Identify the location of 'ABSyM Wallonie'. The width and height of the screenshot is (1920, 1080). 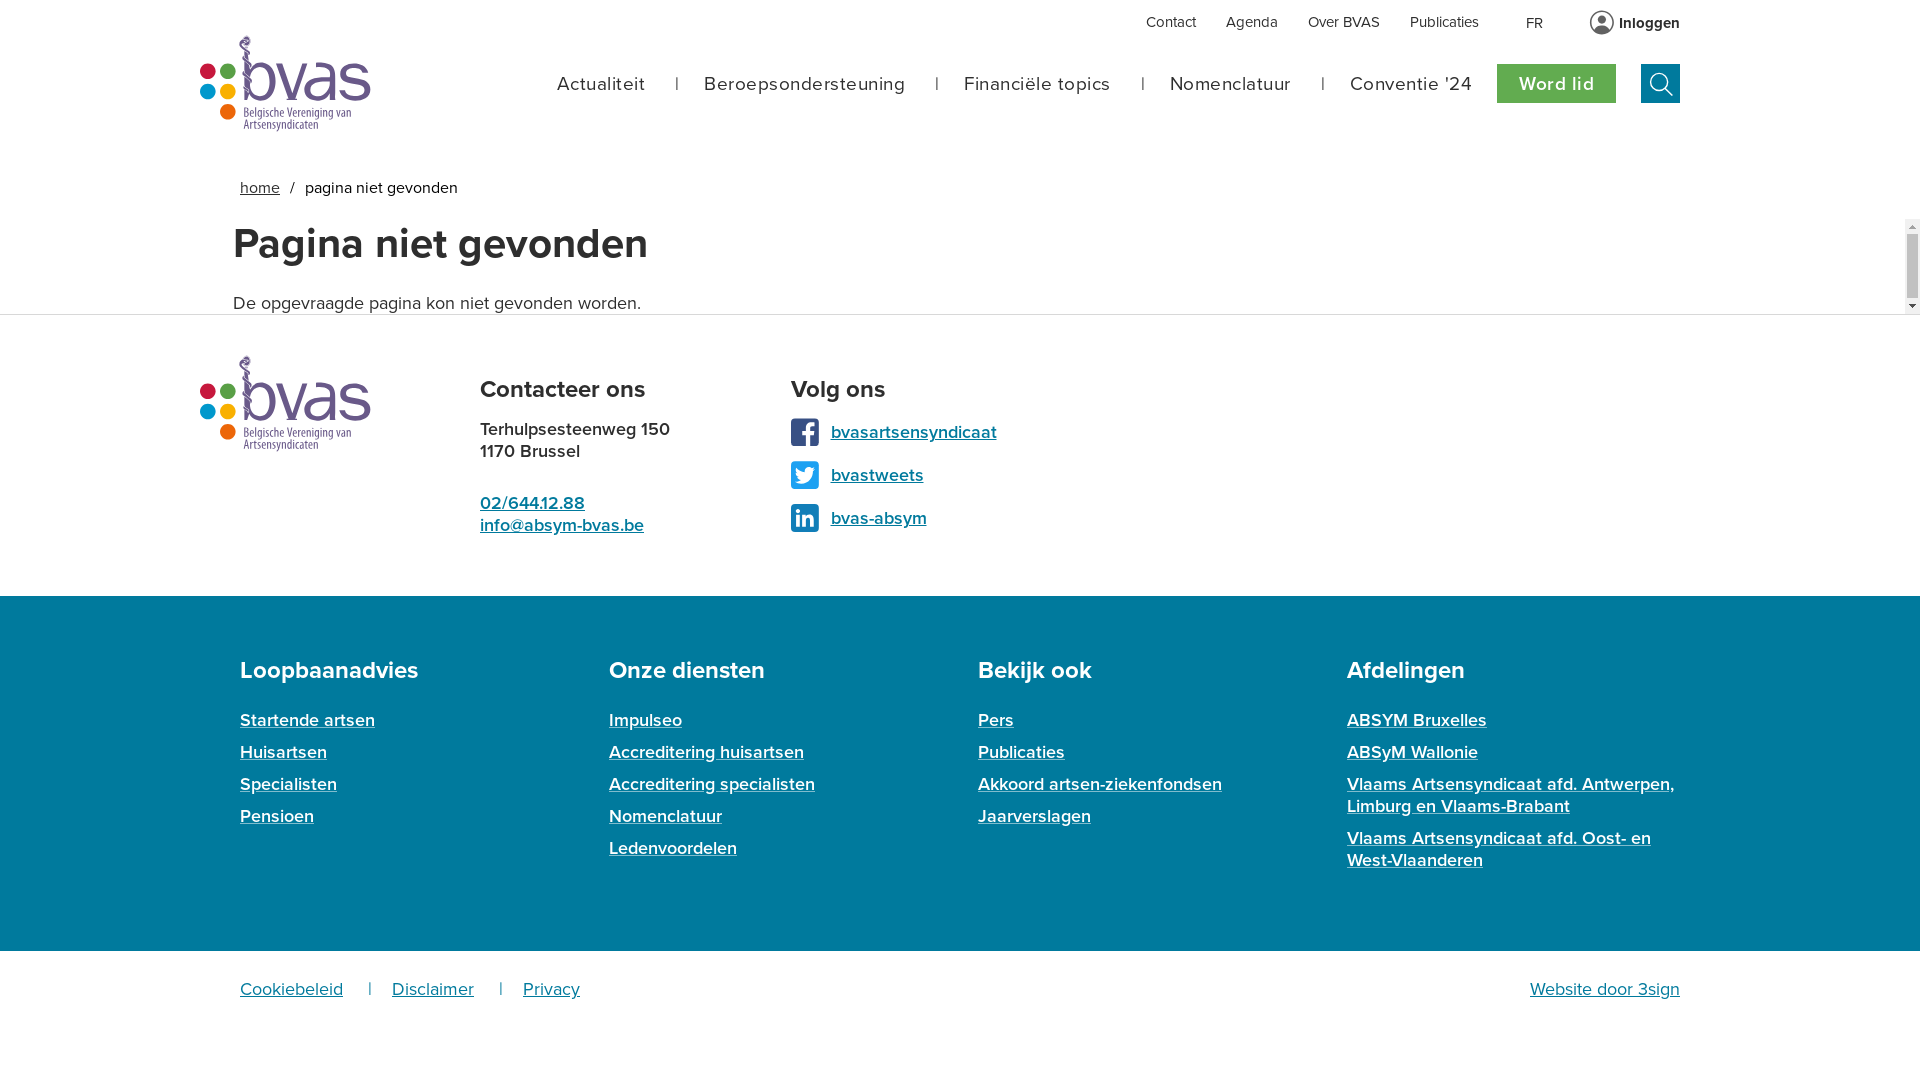
(1347, 752).